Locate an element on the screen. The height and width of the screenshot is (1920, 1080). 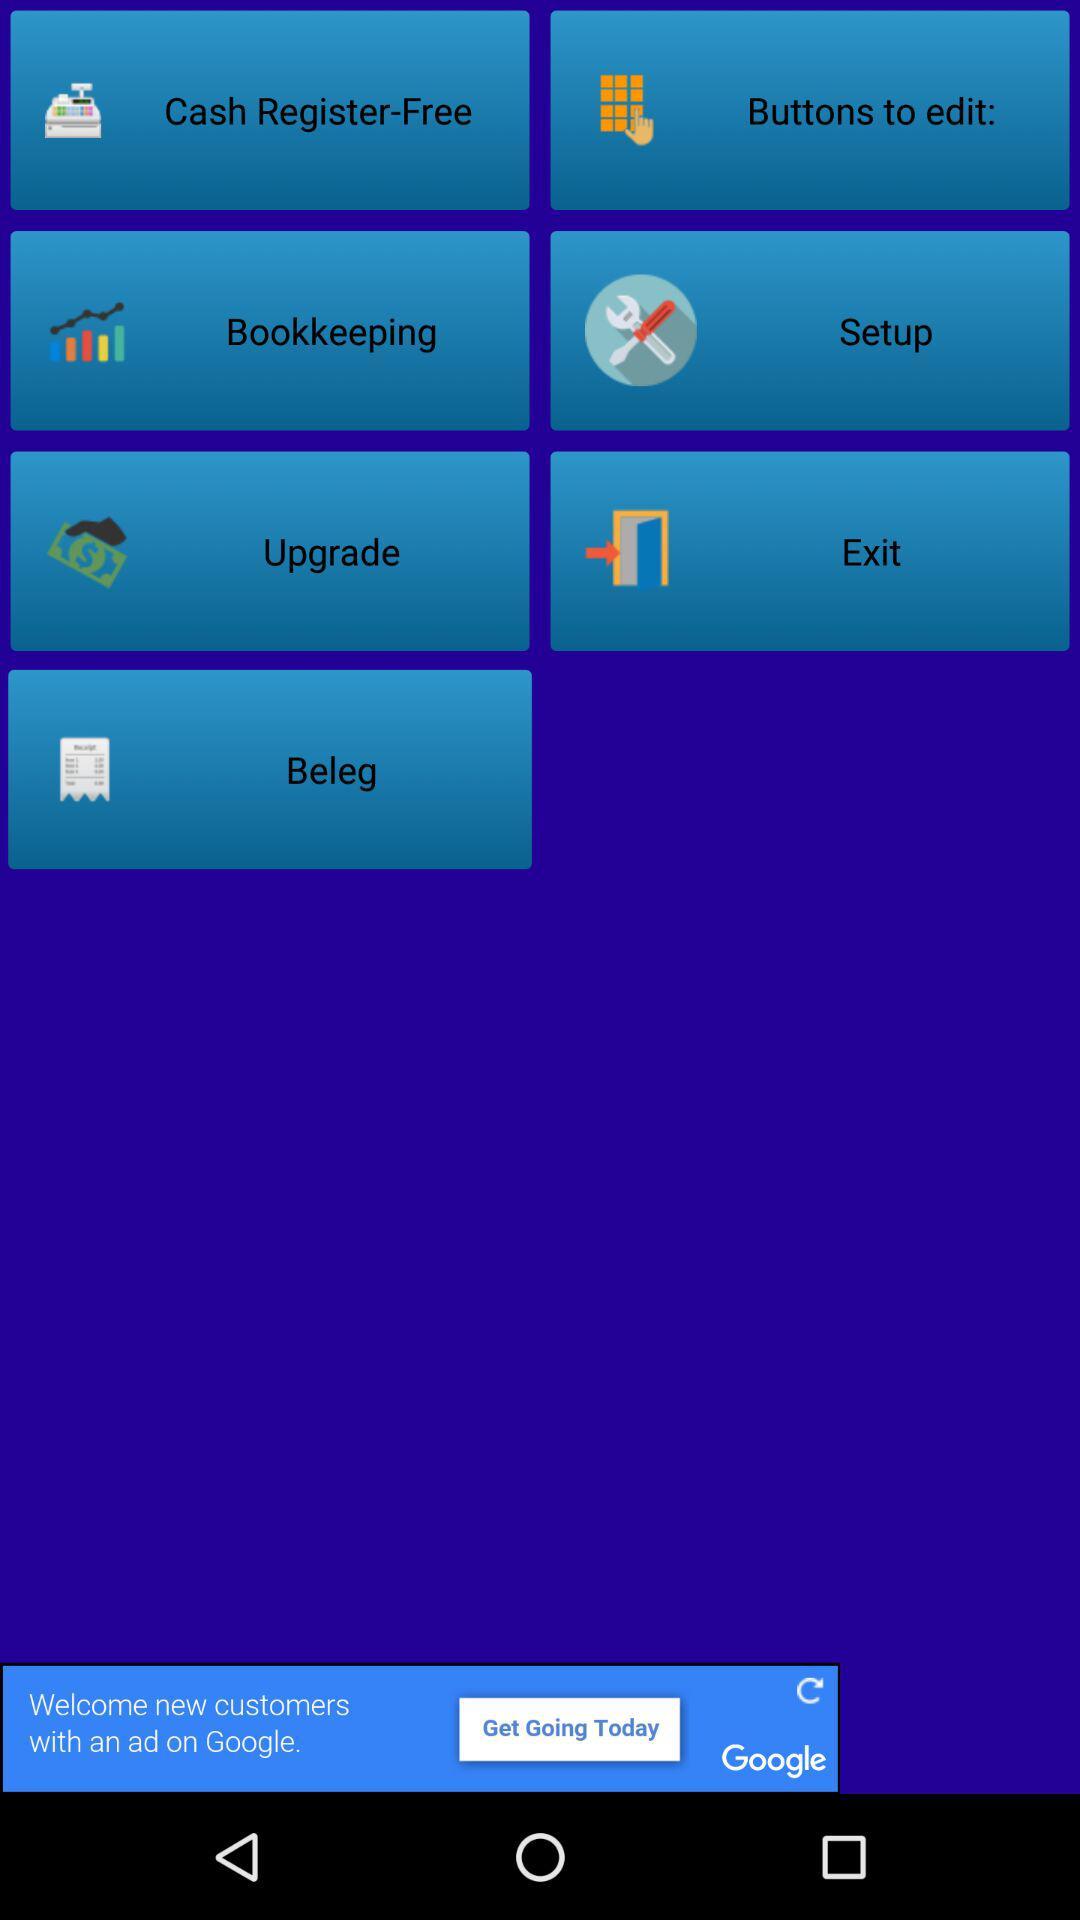
its an advertisement is located at coordinates (540, 1727).